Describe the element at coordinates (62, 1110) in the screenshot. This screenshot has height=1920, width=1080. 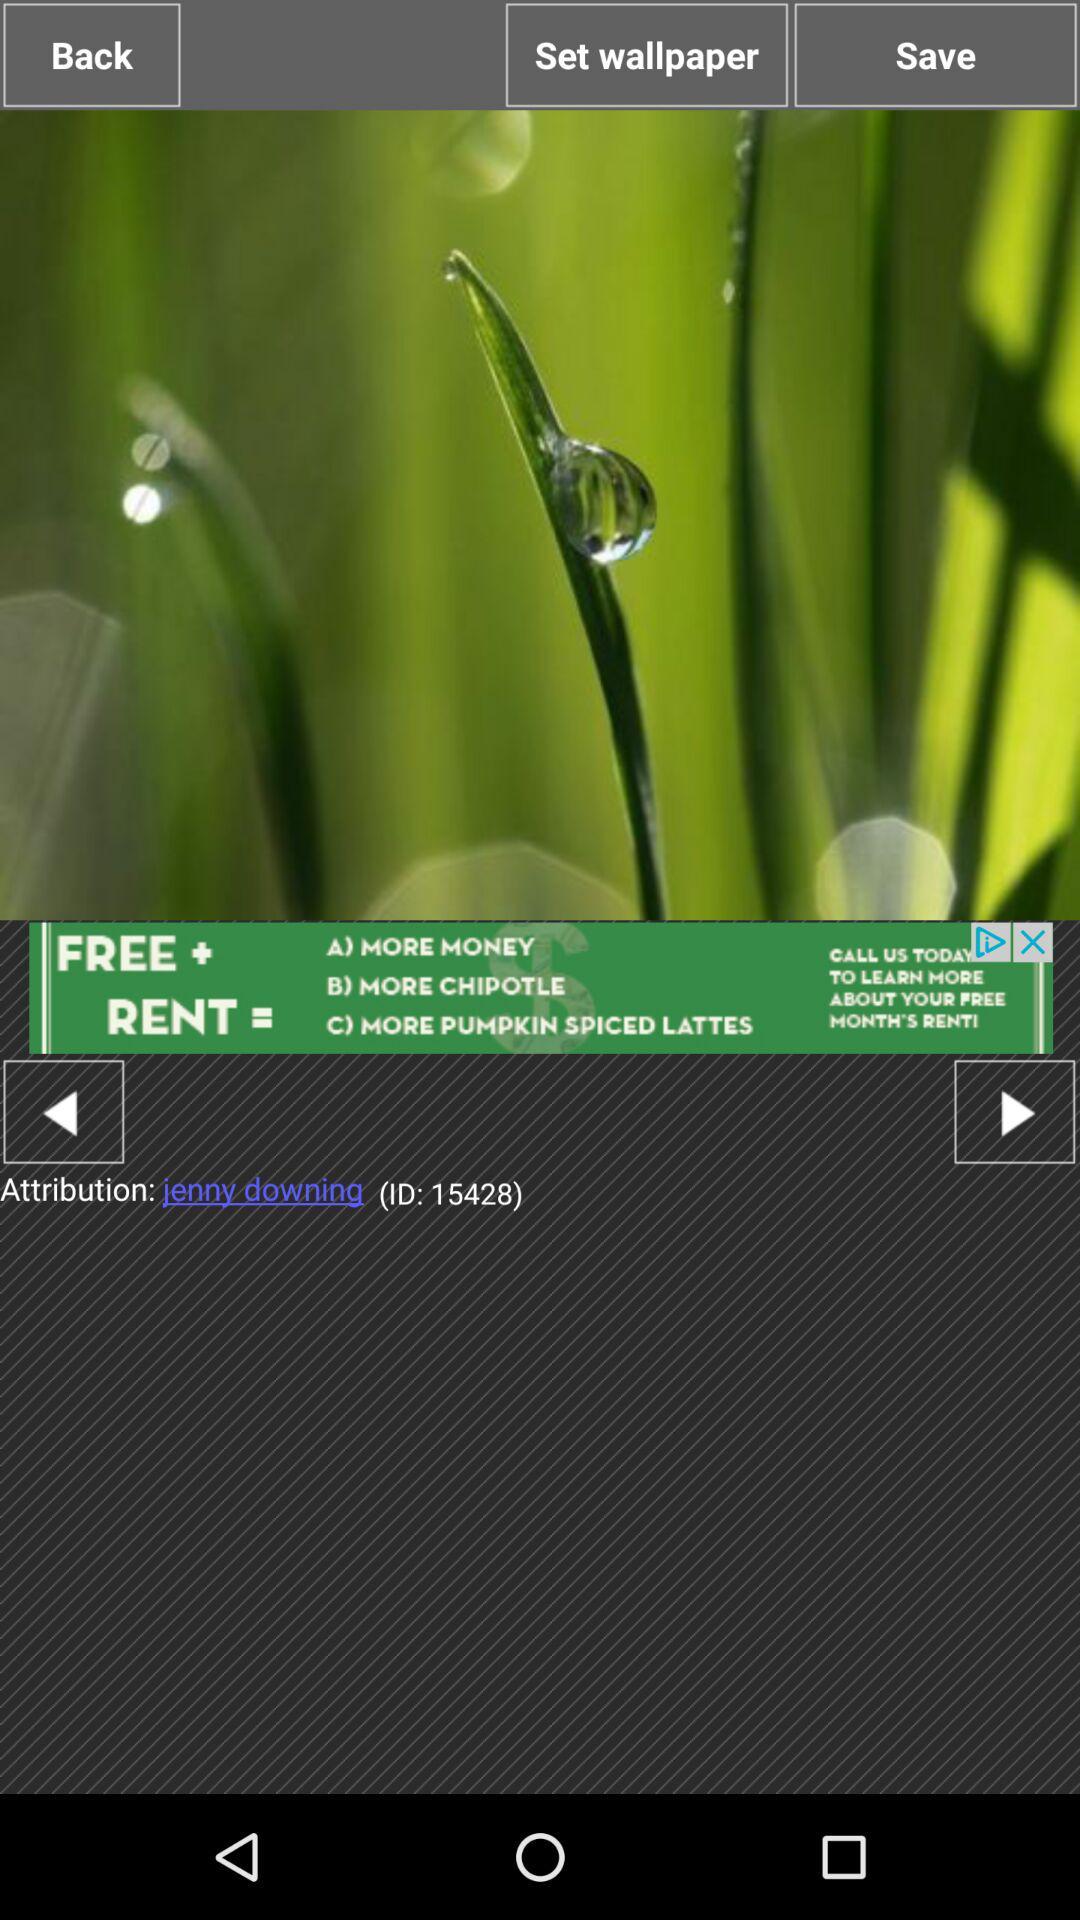
I see `go back` at that location.